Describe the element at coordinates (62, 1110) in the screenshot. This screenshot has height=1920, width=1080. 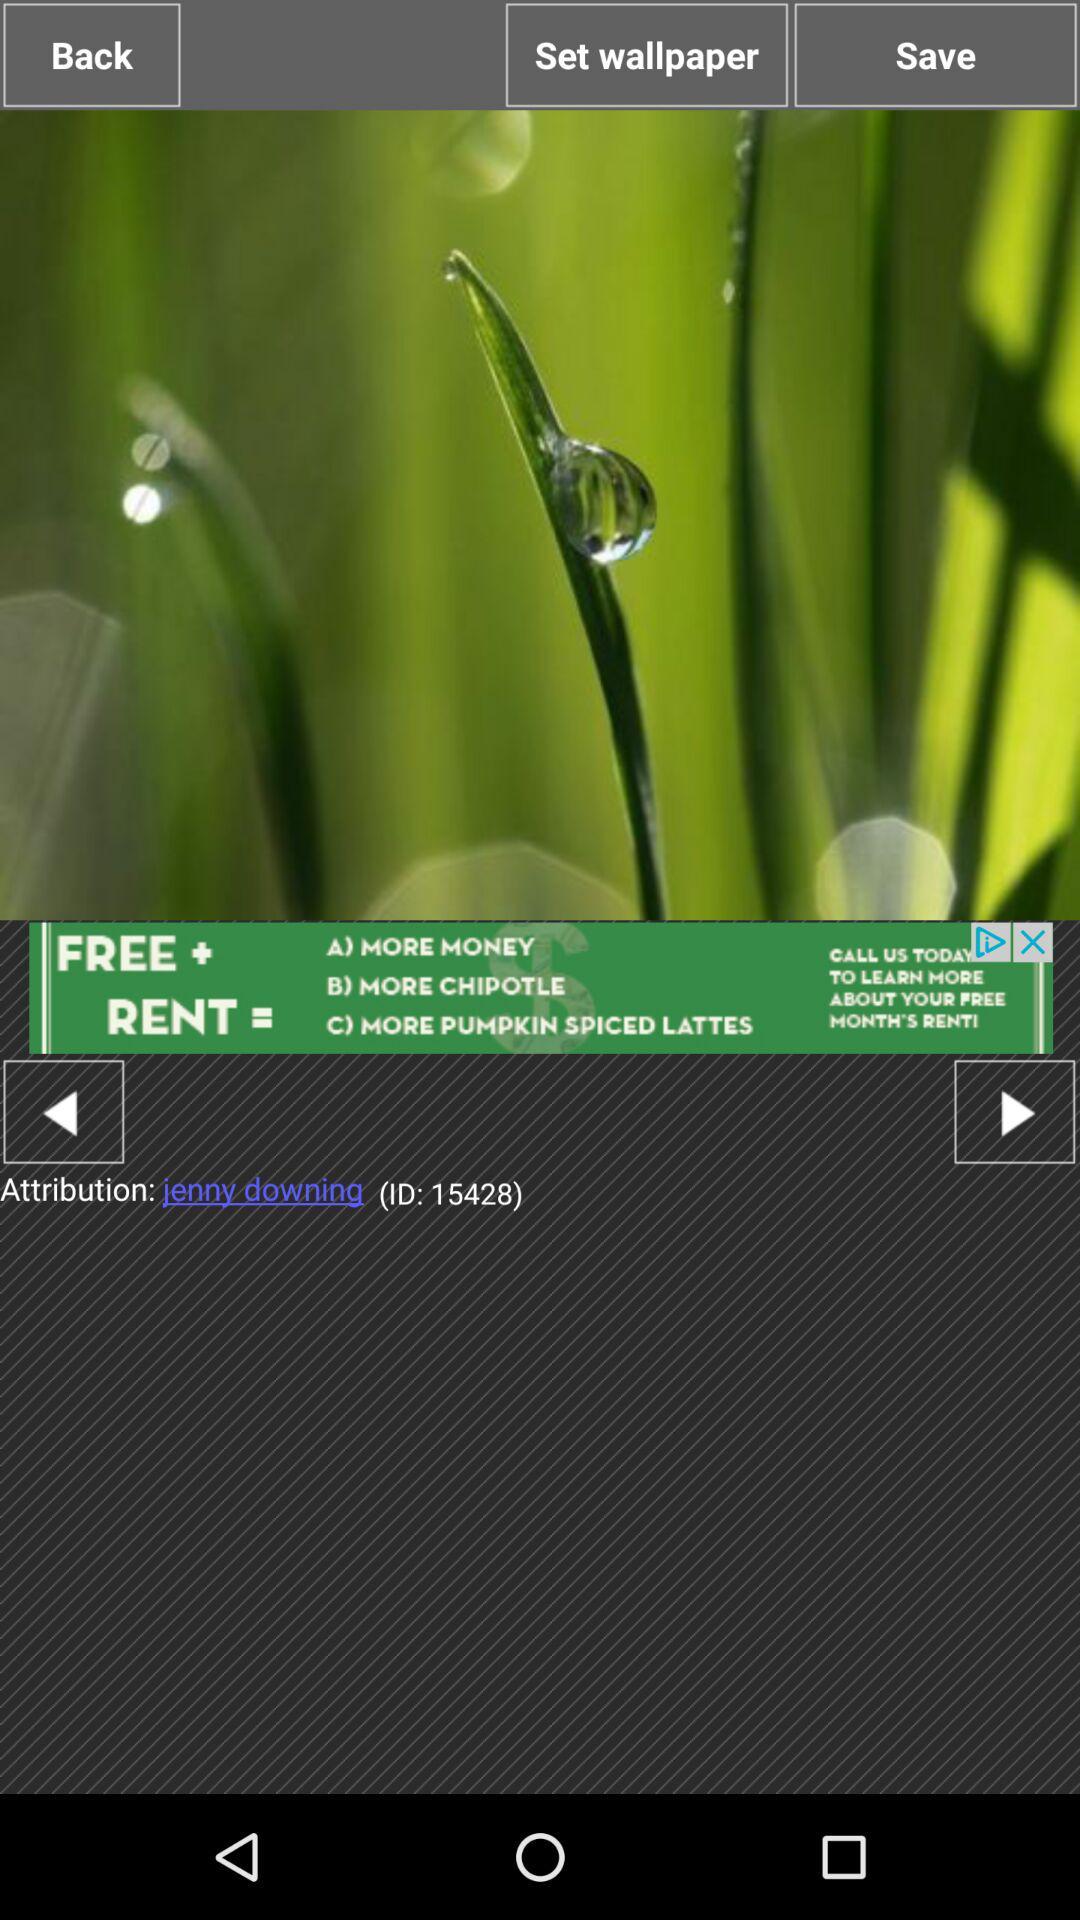
I see `go back` at that location.